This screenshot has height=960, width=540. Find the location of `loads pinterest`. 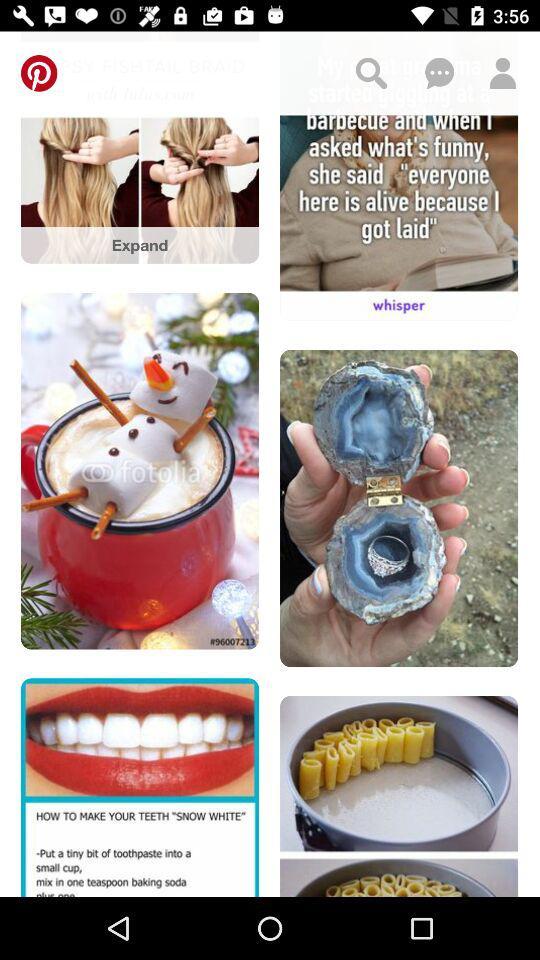

loads pinterest is located at coordinates (39, 73).